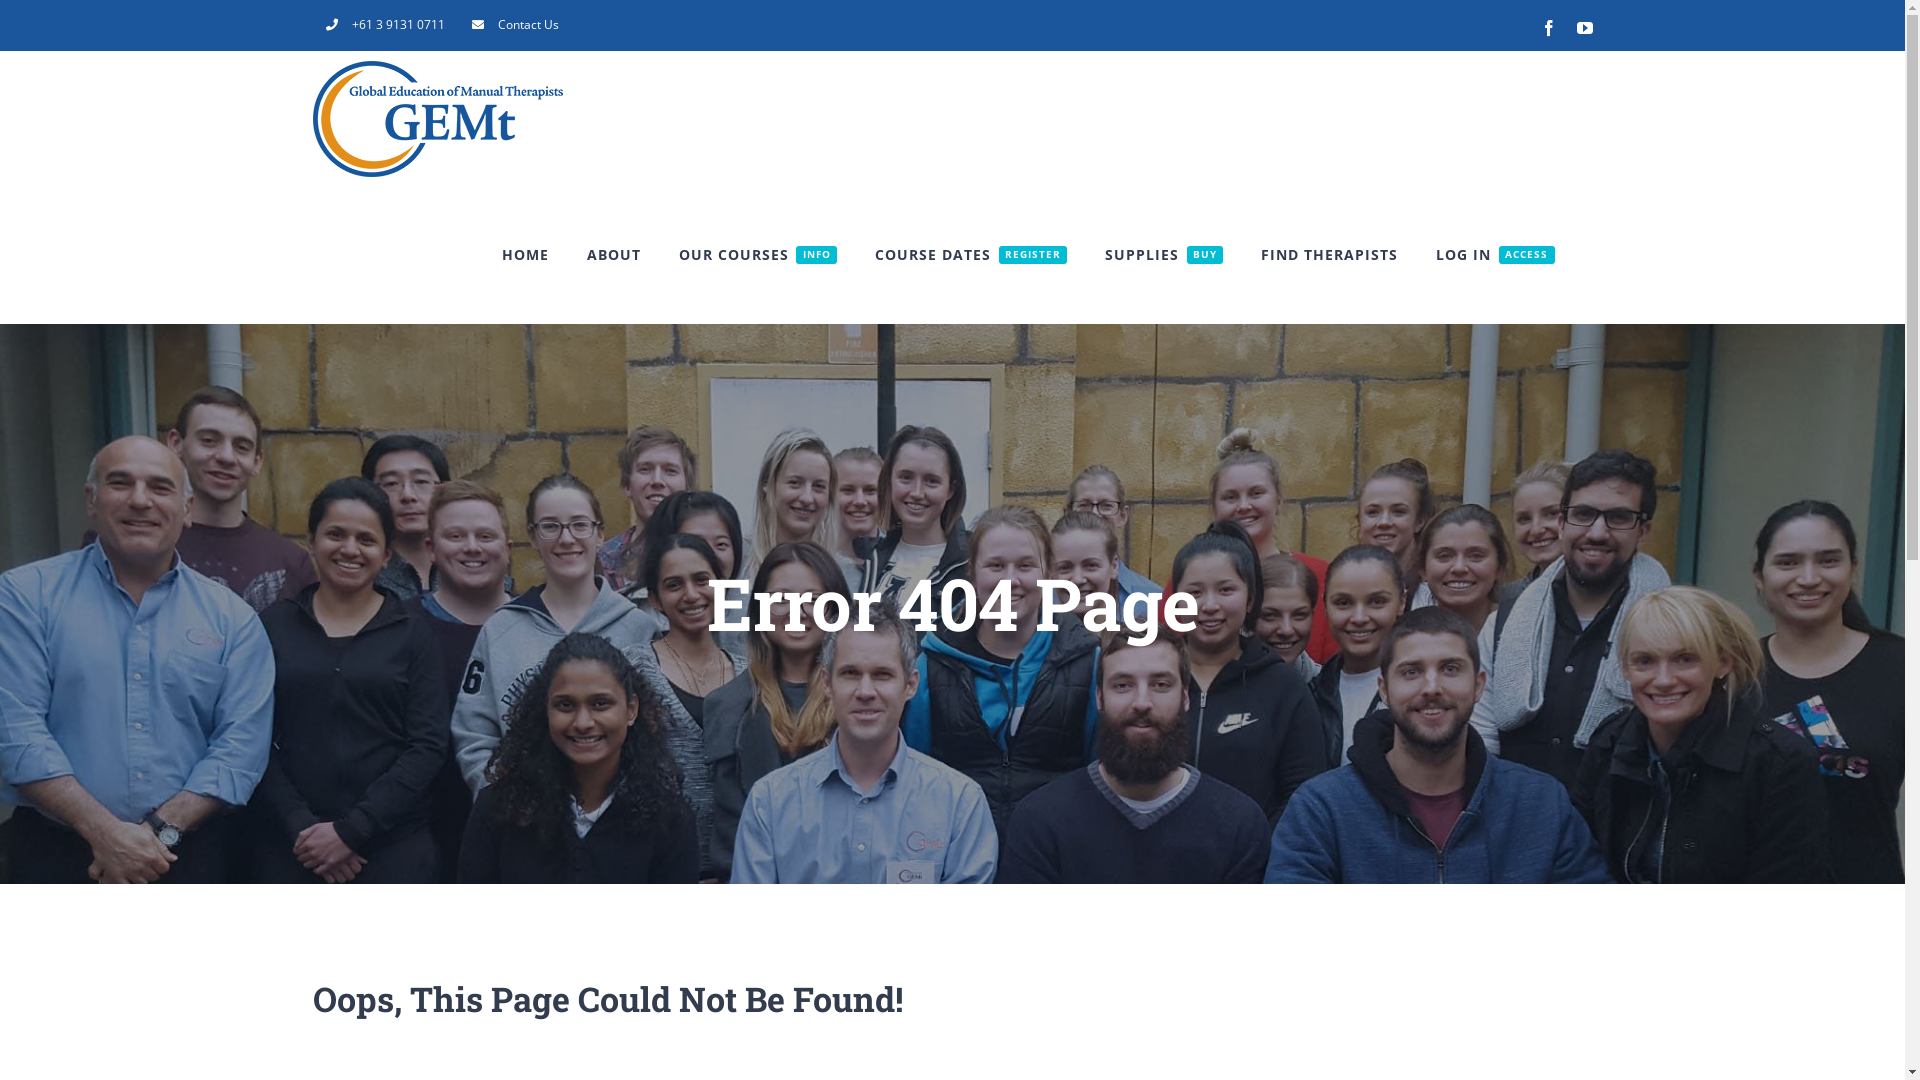 This screenshot has width=1920, height=1080. What do you see at coordinates (678, 253) in the screenshot?
I see `'OUR COURSES` at bounding box center [678, 253].